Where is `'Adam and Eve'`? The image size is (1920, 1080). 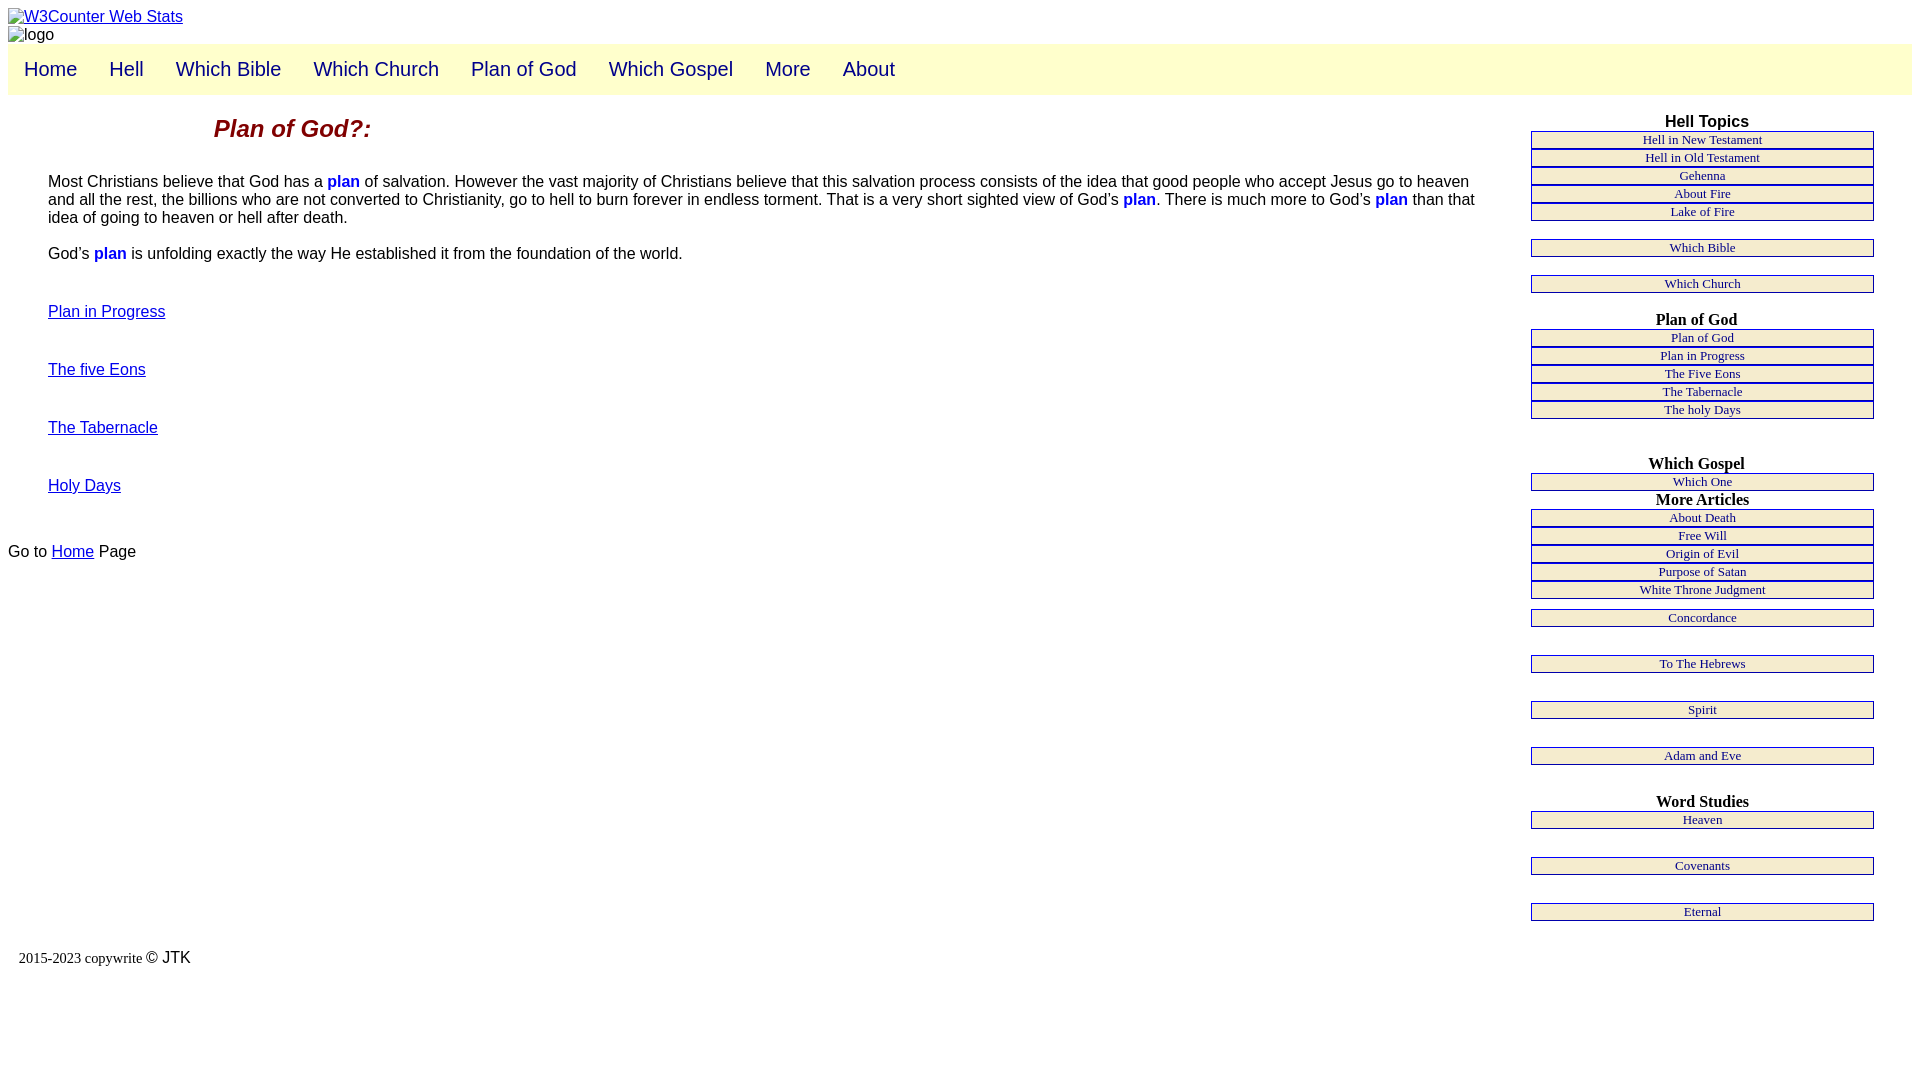
'Adam and Eve' is located at coordinates (1701, 756).